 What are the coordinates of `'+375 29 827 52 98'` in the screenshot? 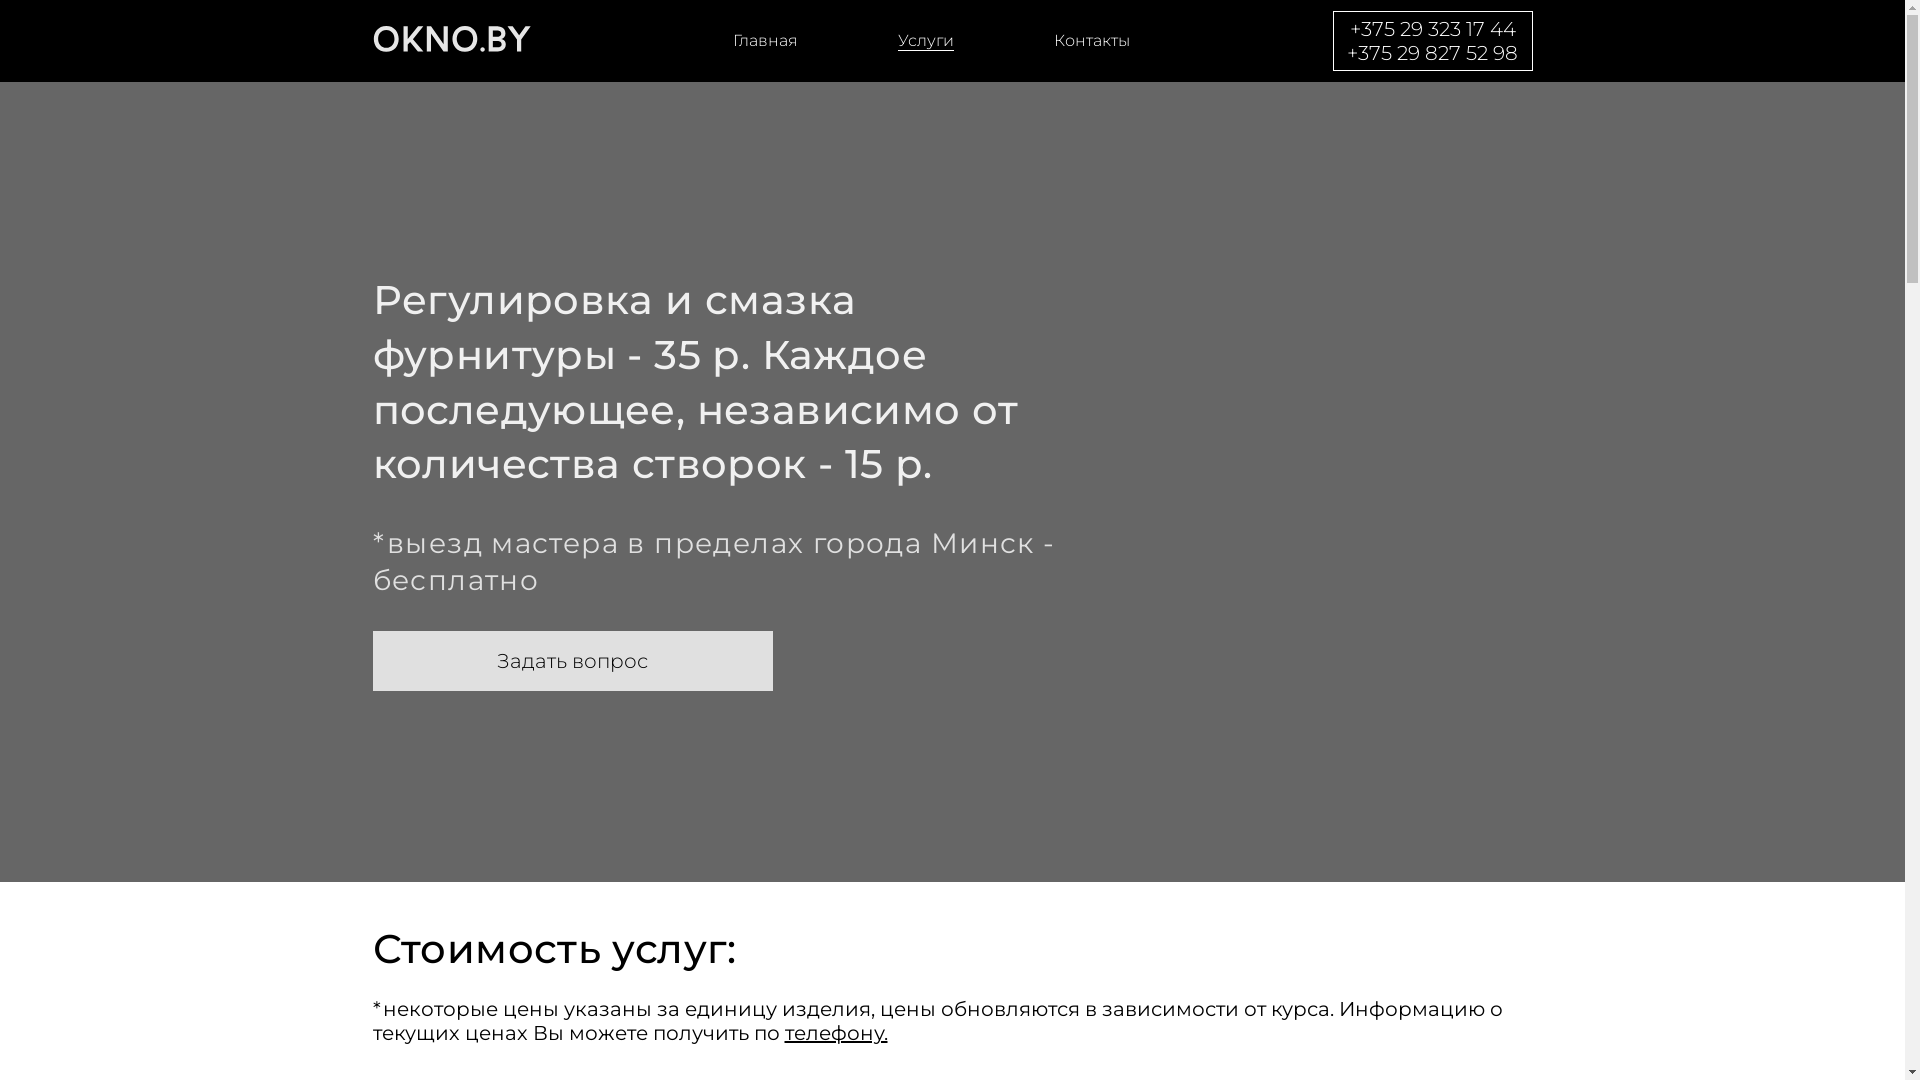 It's located at (1347, 52).